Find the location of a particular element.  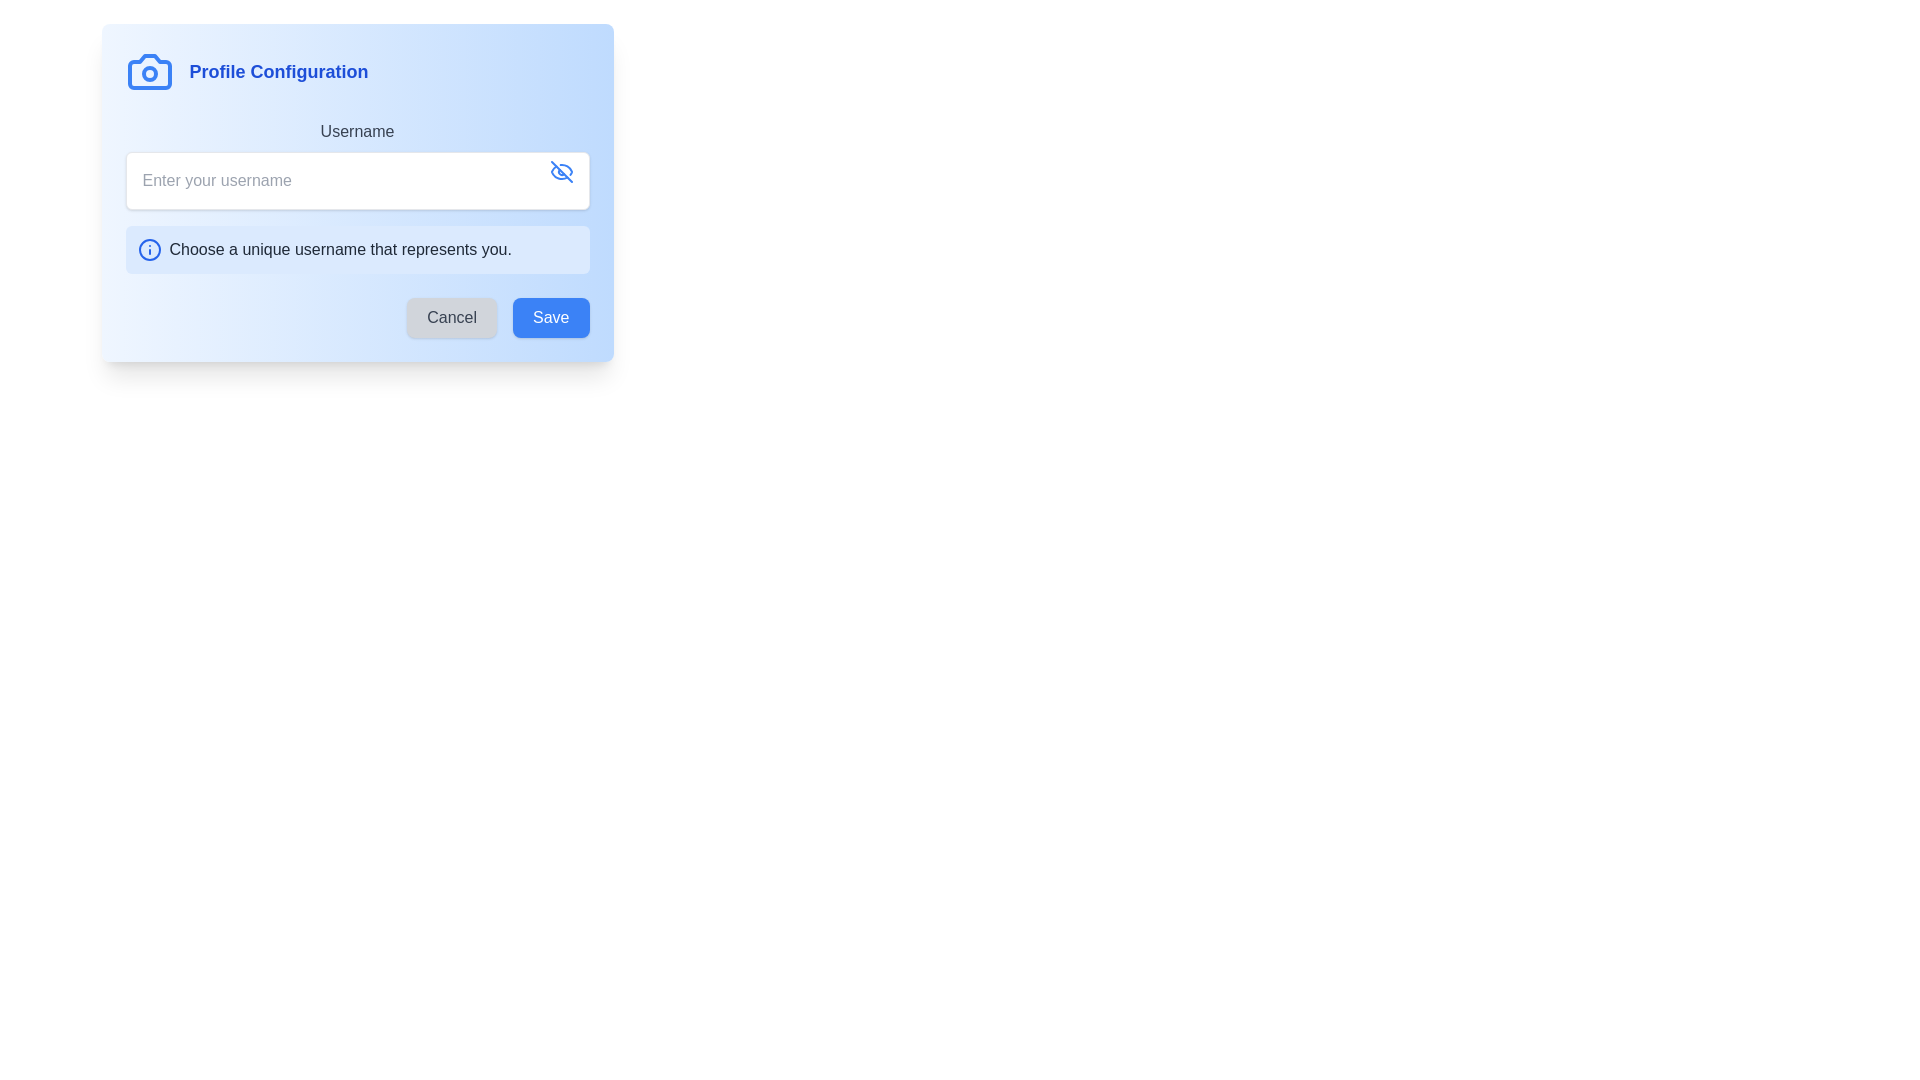

the visibility toggle button located to the right of the username input field is located at coordinates (560, 171).